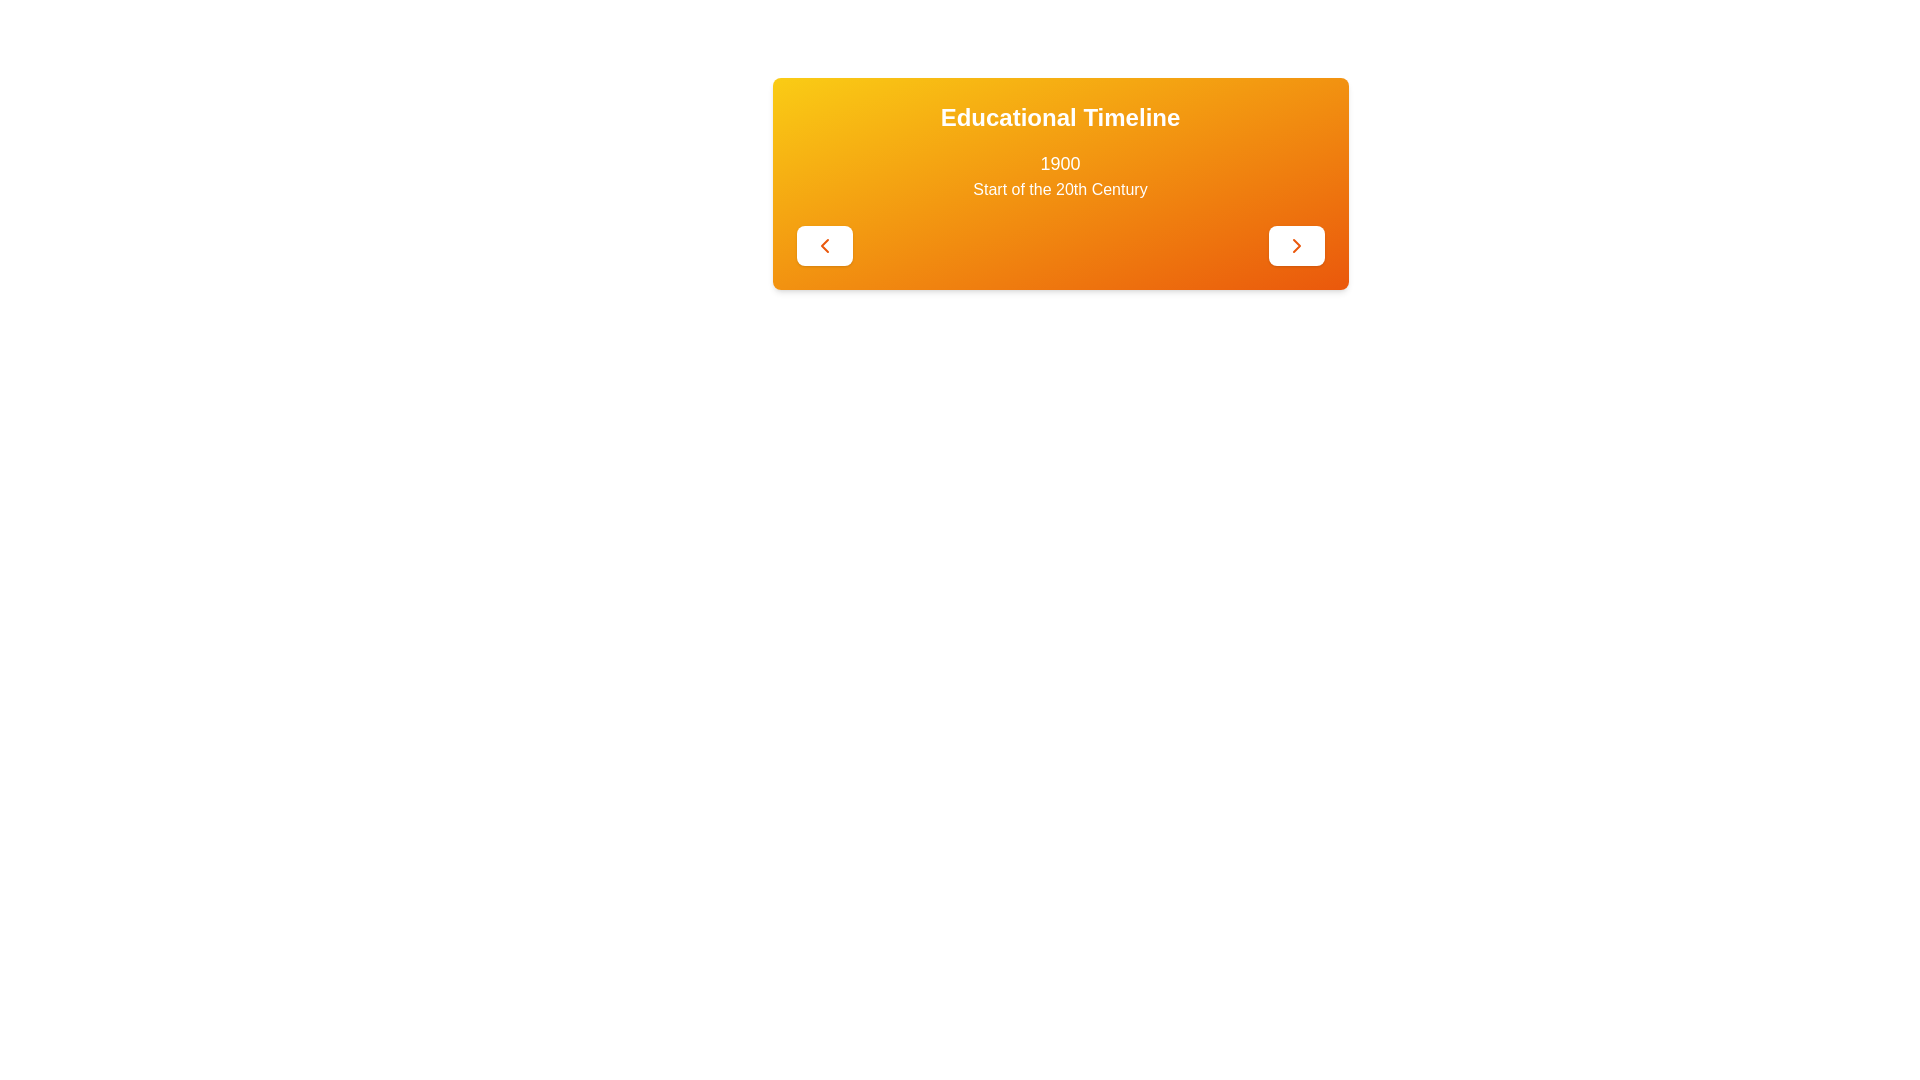  What do you see at coordinates (1059, 118) in the screenshot?
I see `the Text Label that serves as the title for the 'Educational Timeline', positioned at the top of the gradient background` at bounding box center [1059, 118].